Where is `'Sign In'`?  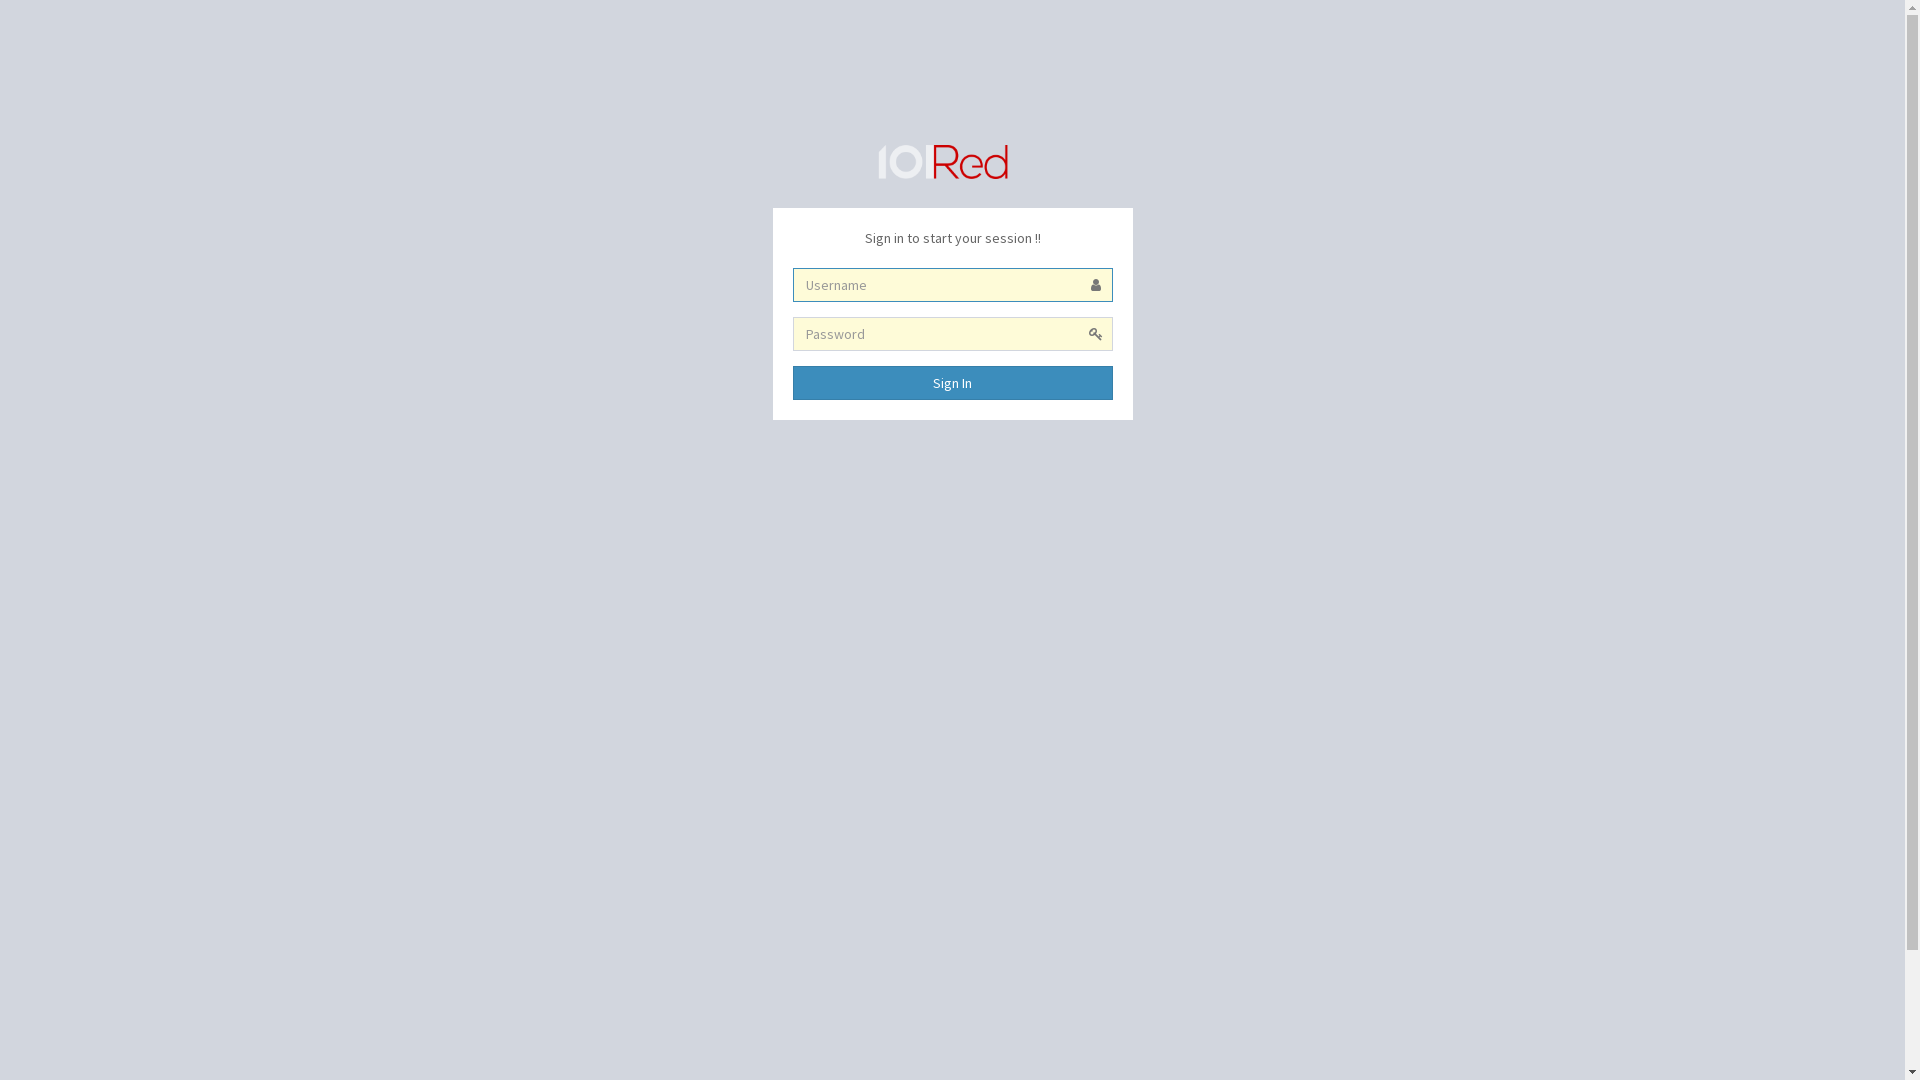
'Sign In' is located at coordinates (950, 382).